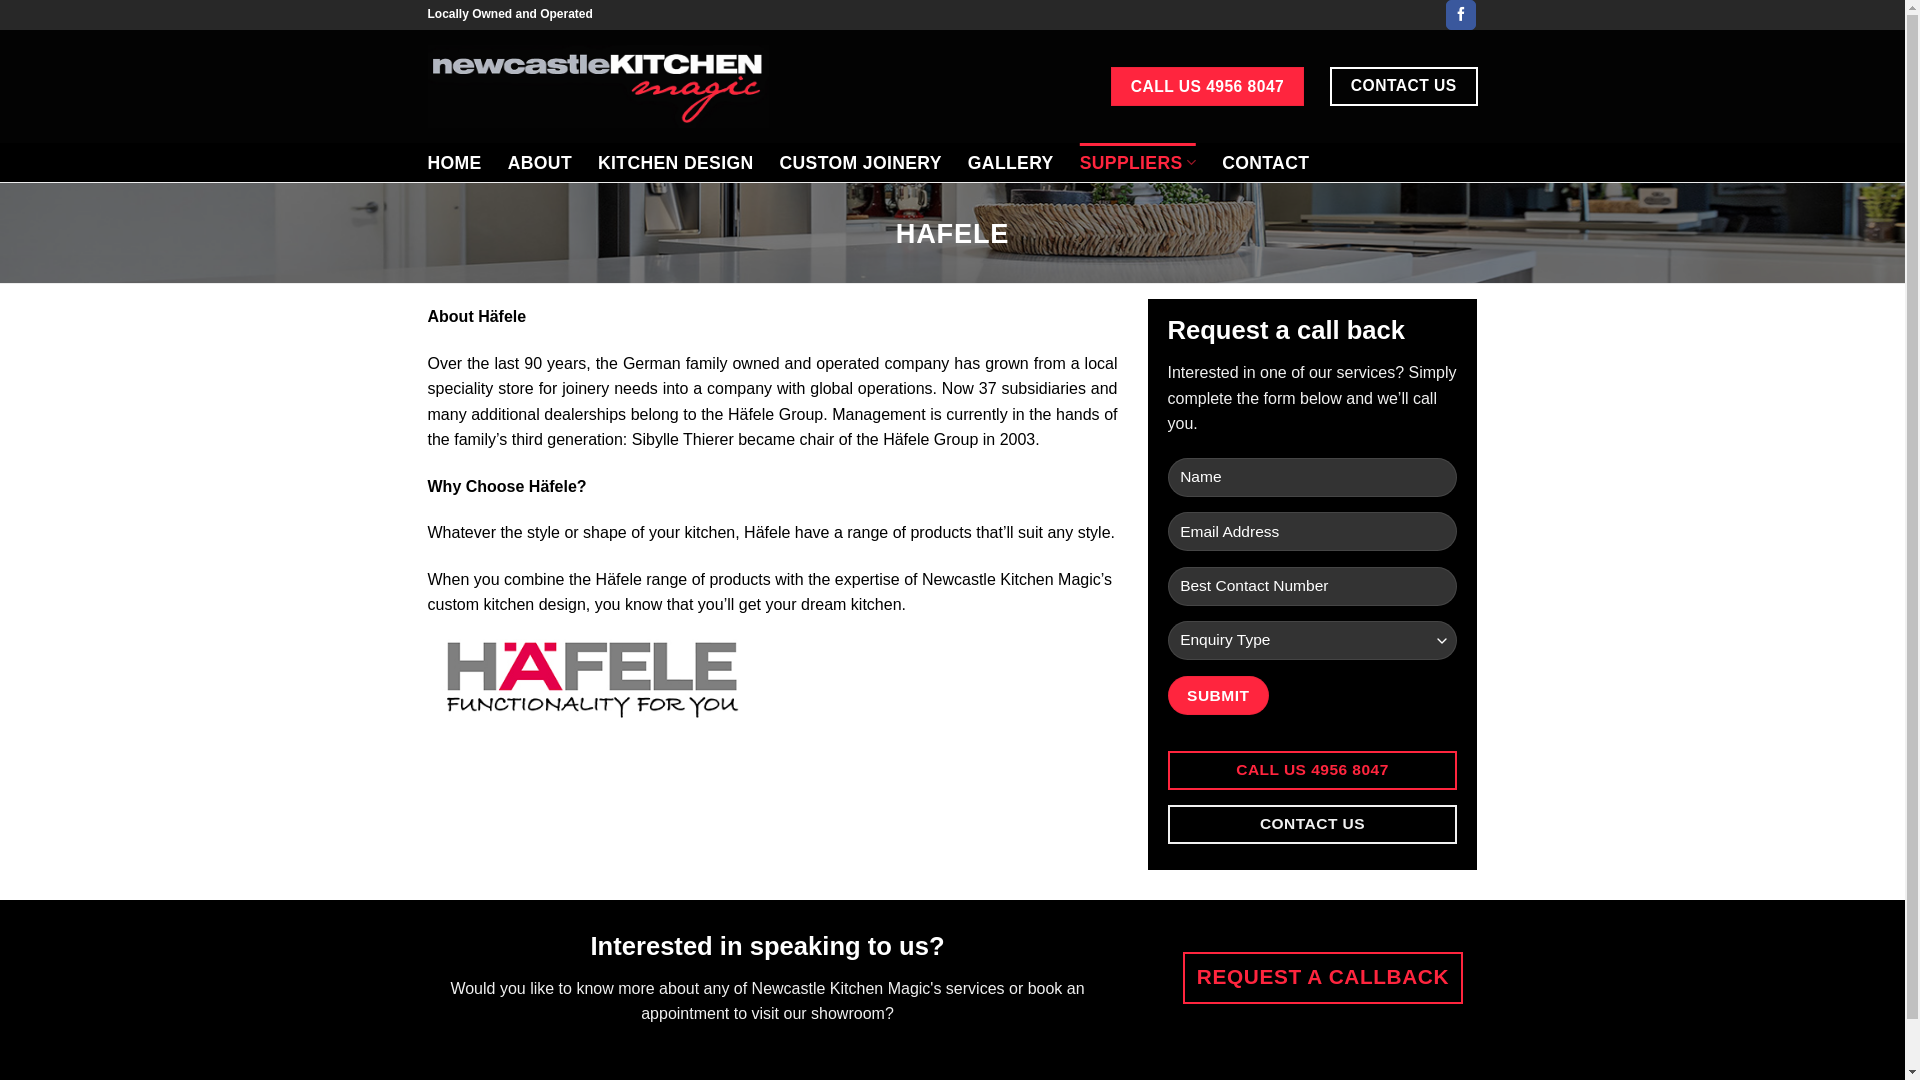  Describe the element at coordinates (597, 84) in the screenshot. I see `'Newcastle Kitchen Magic - Custom made kitchens and joinery'` at that location.